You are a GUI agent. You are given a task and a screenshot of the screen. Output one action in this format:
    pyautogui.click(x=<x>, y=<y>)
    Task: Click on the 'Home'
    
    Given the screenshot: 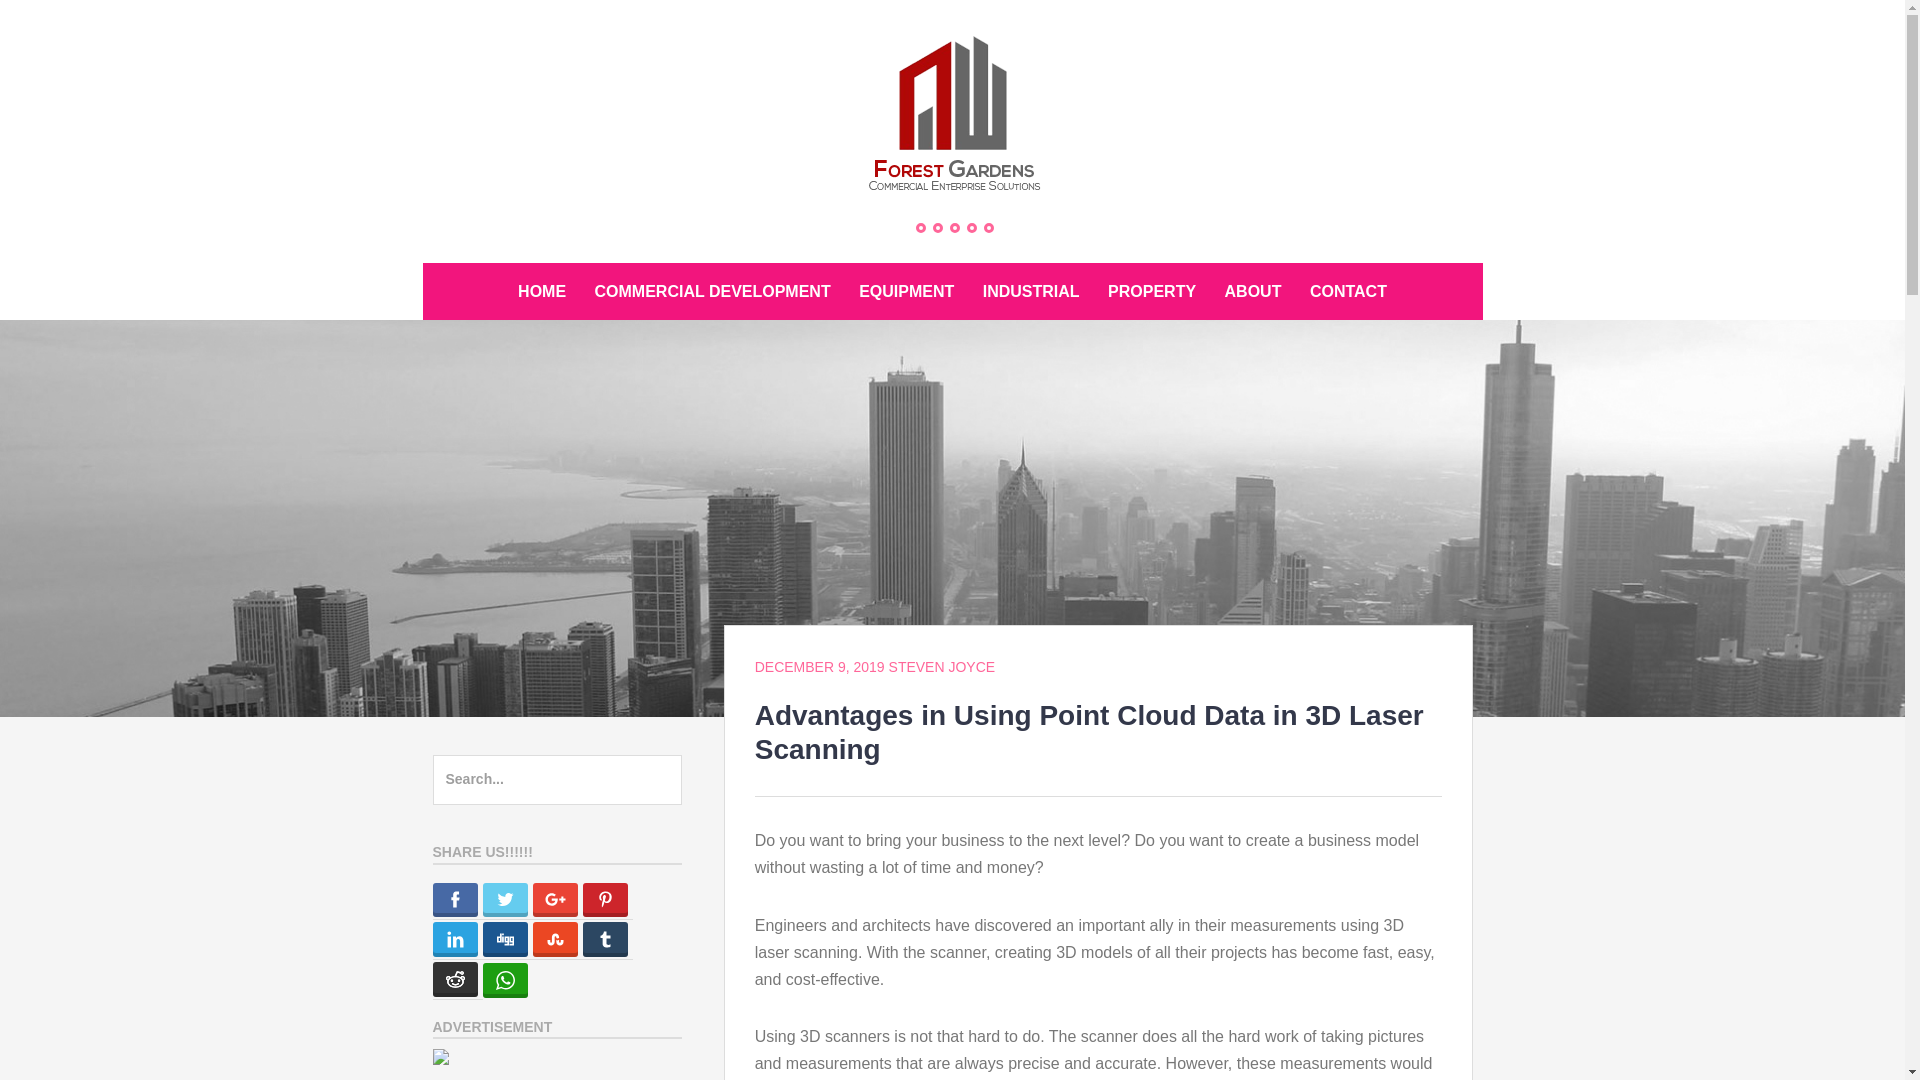 What is the action you would take?
    pyautogui.click(x=915, y=226)
    